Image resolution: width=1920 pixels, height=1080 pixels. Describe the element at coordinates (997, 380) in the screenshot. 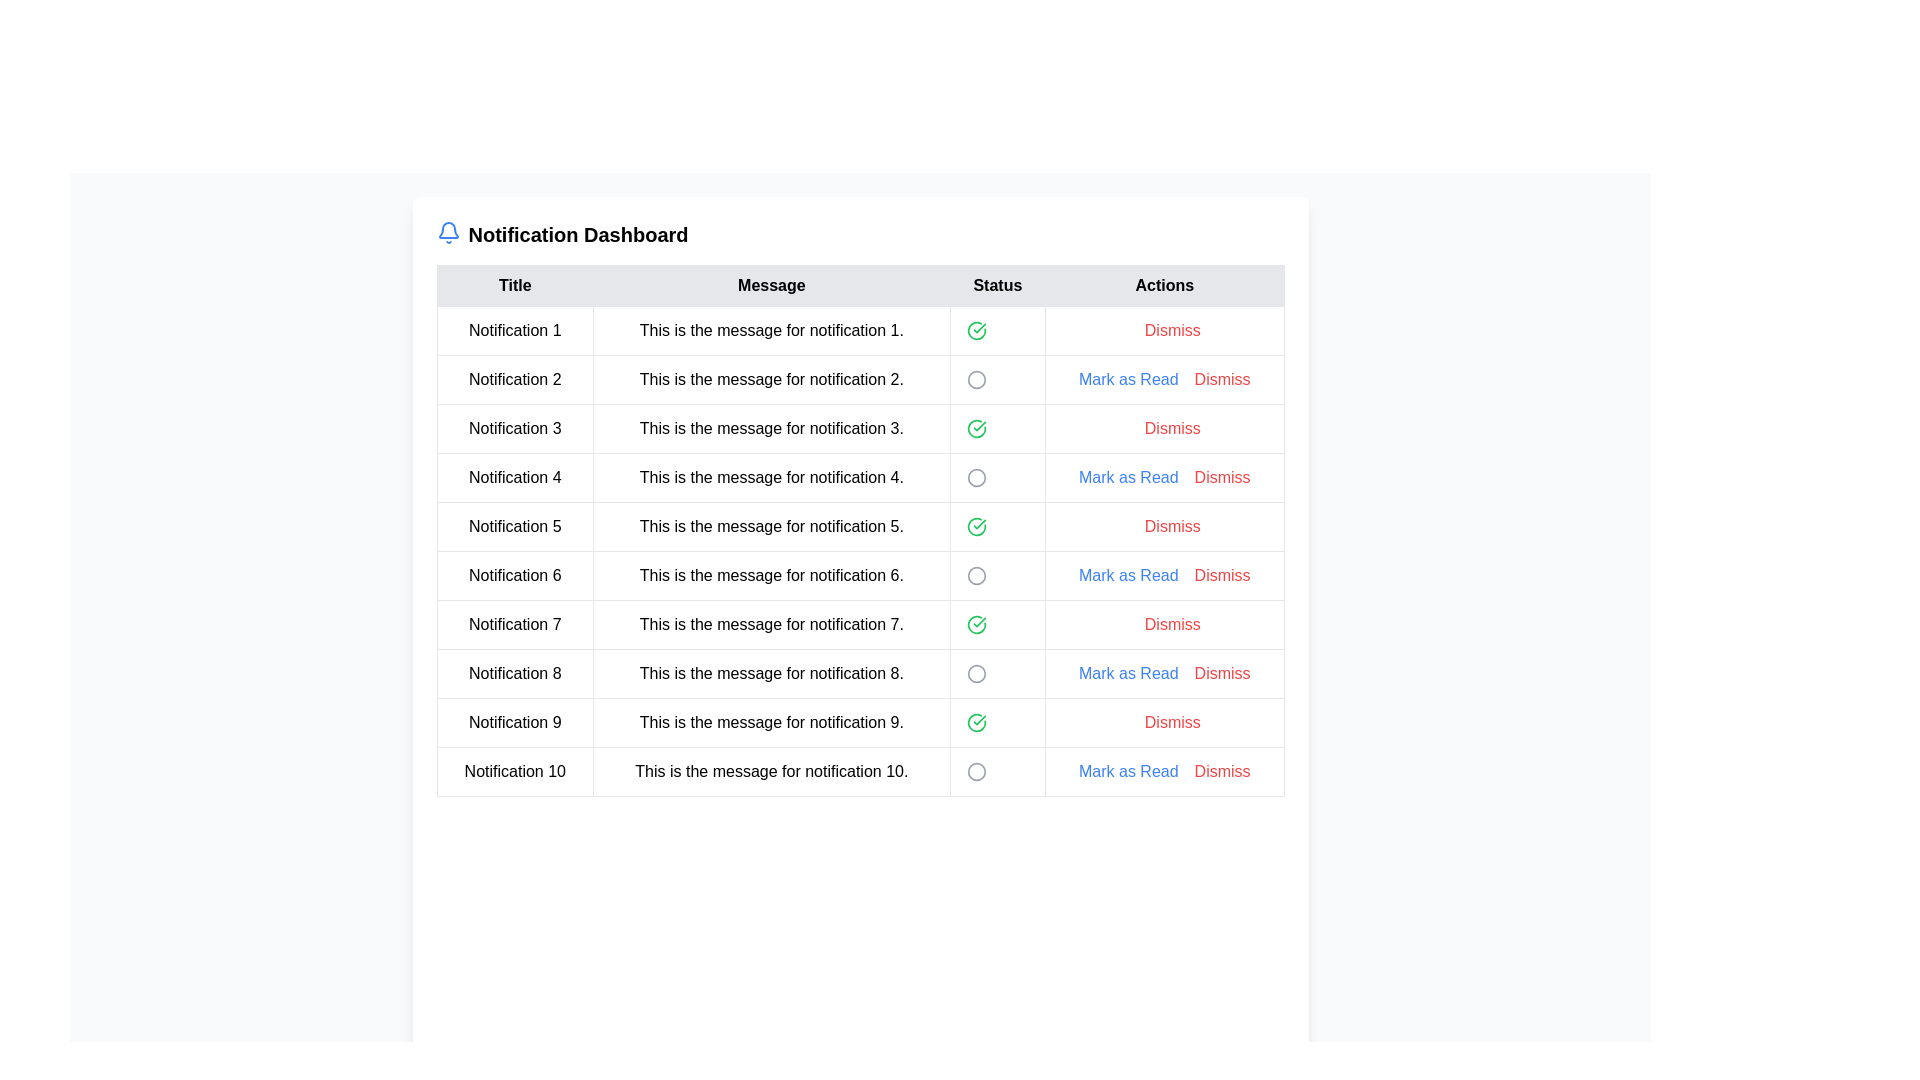

I see `the visual status of the hollow circle with a dot inside, styled in gray, located in the Status column next to the row labeled 'Notification 2'` at that location.